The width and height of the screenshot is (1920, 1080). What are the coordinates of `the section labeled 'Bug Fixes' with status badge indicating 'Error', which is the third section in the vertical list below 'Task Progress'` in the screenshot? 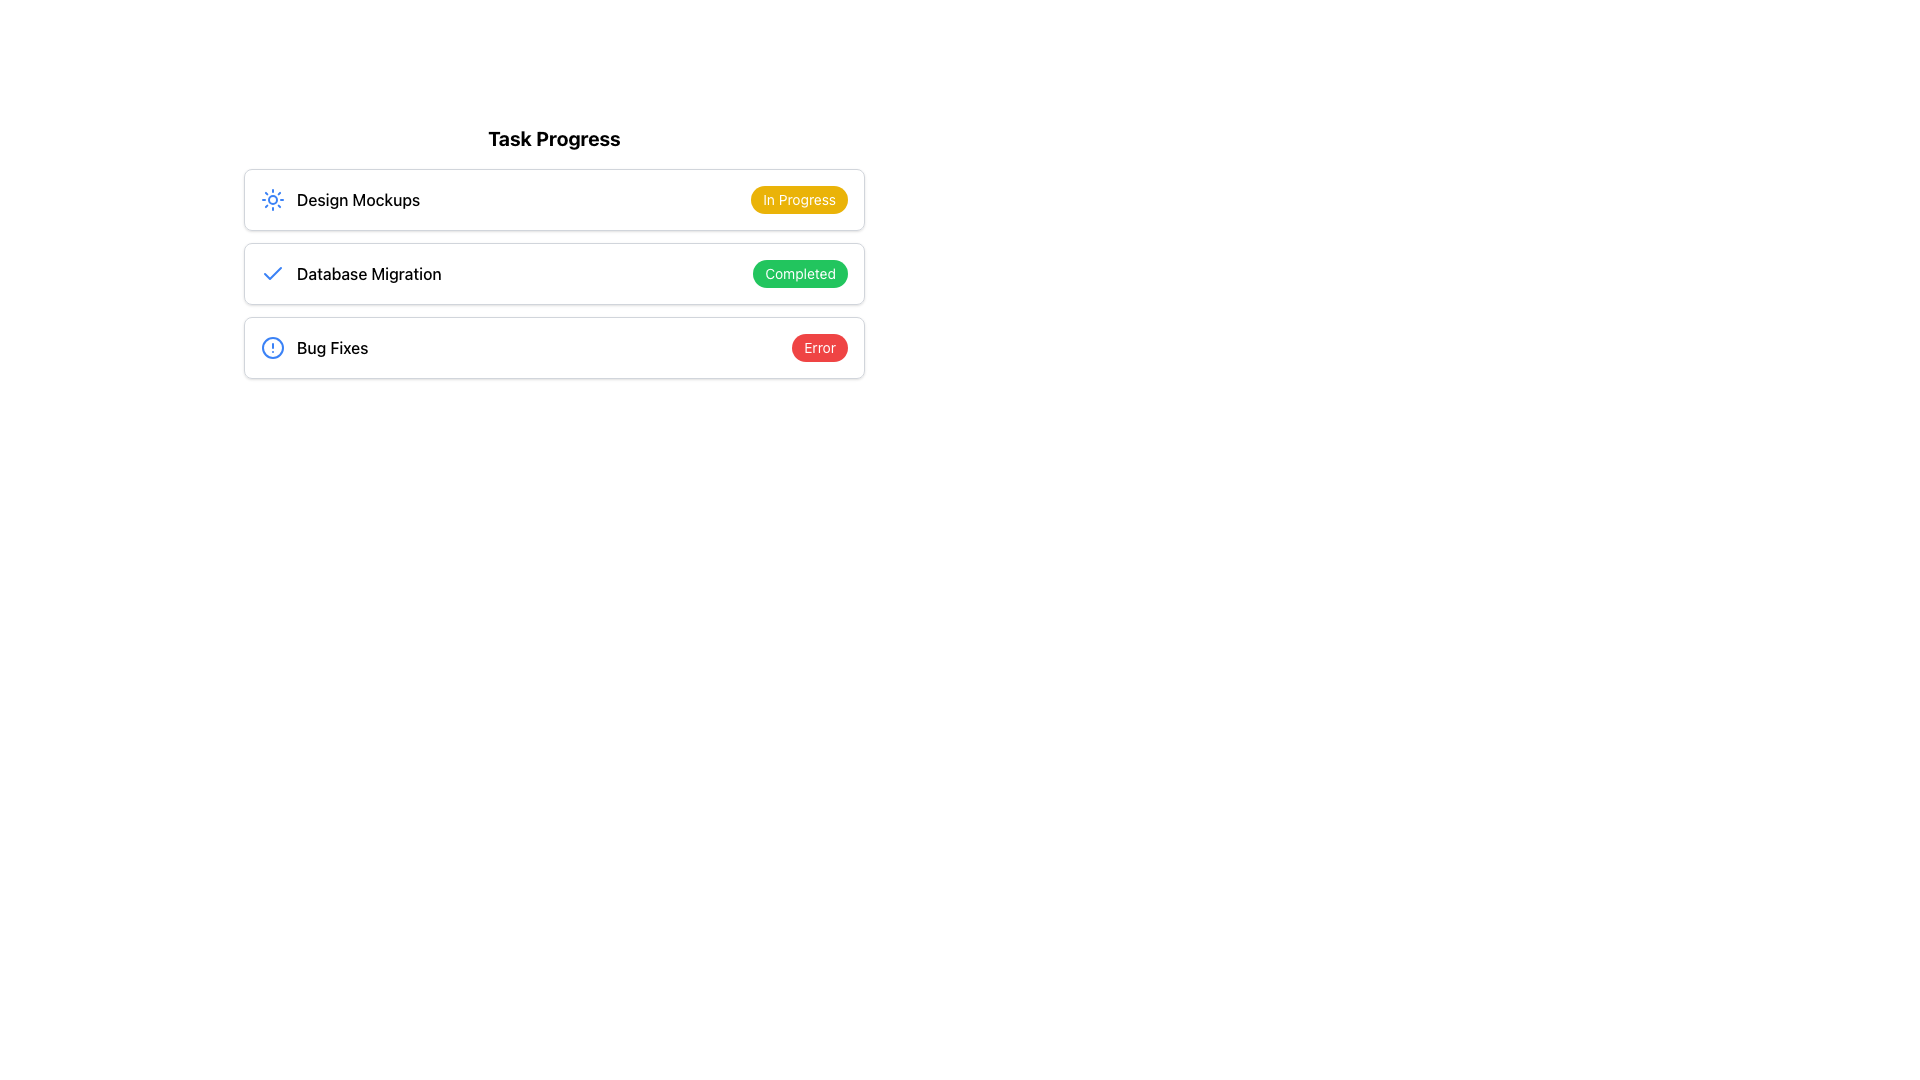 It's located at (554, 346).